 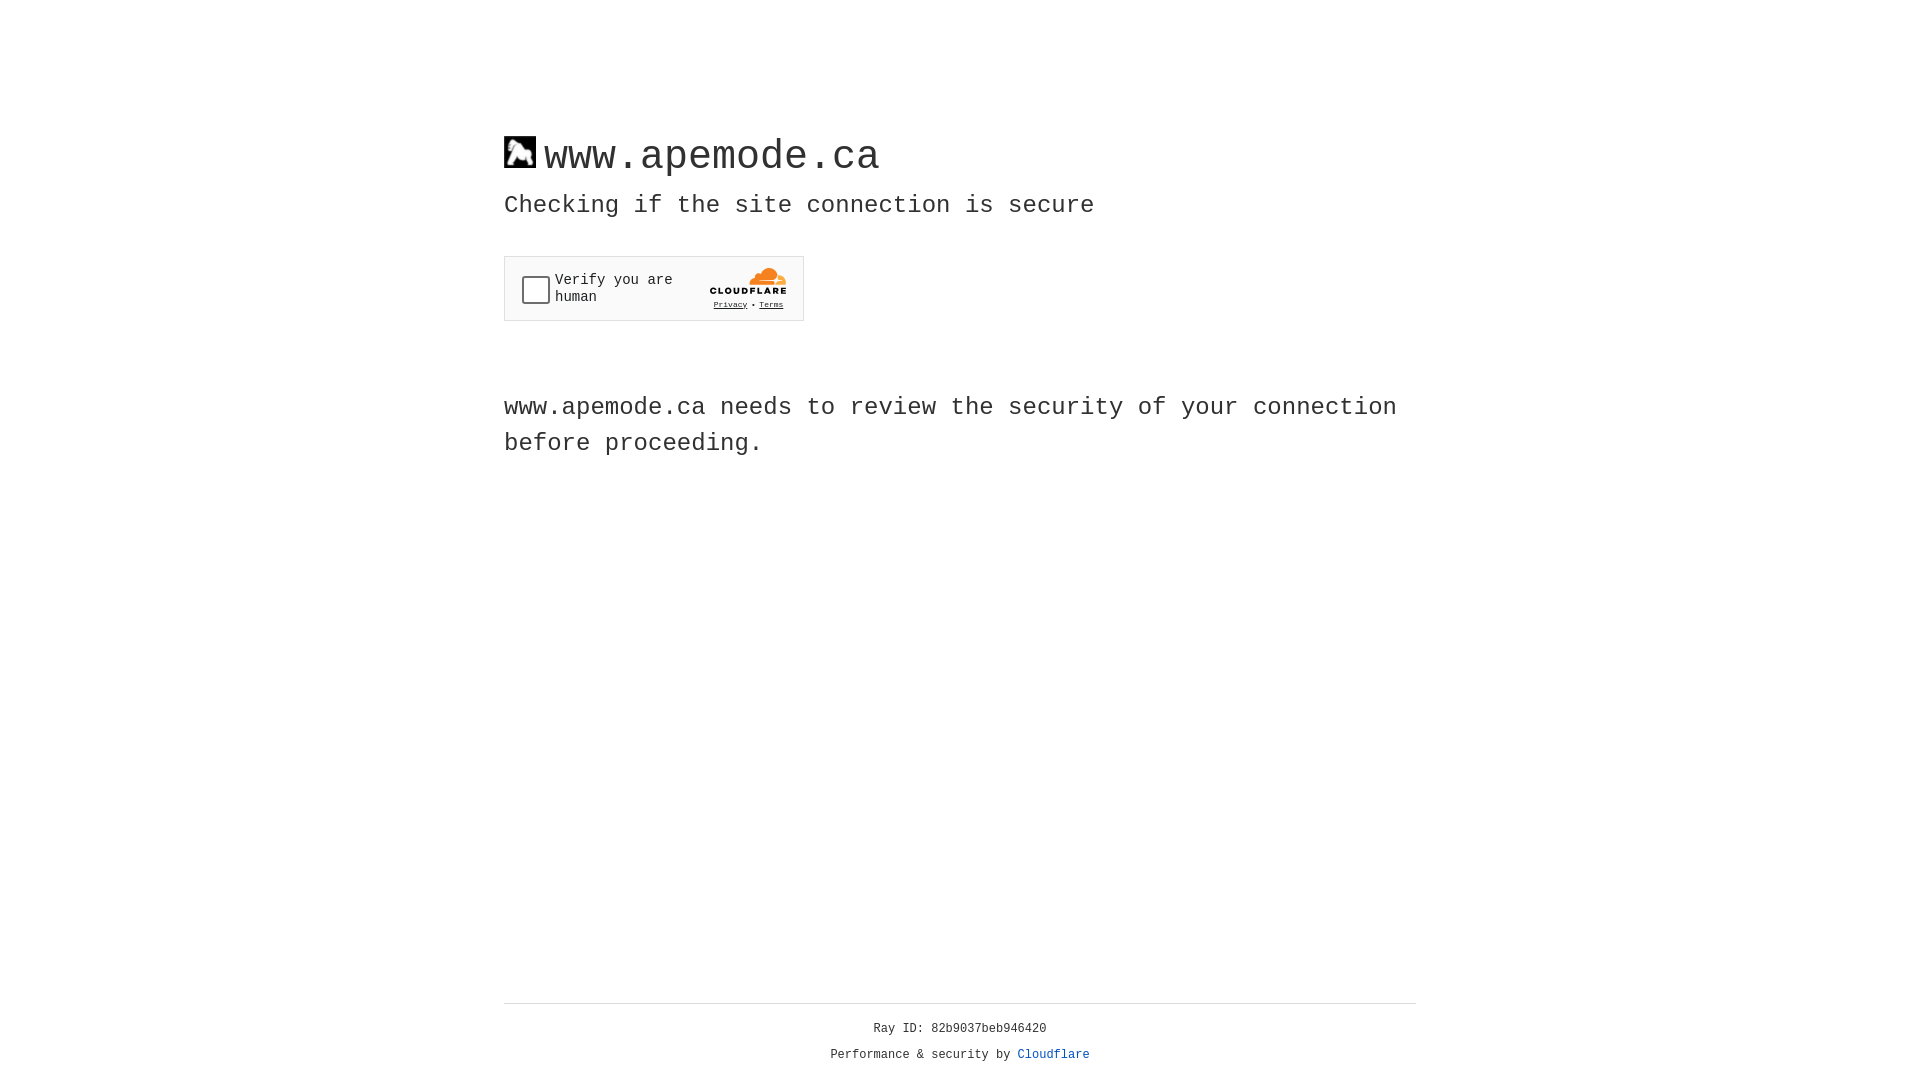 I want to click on 'Widget containing a Cloudflare security challenge', so click(x=653, y=288).